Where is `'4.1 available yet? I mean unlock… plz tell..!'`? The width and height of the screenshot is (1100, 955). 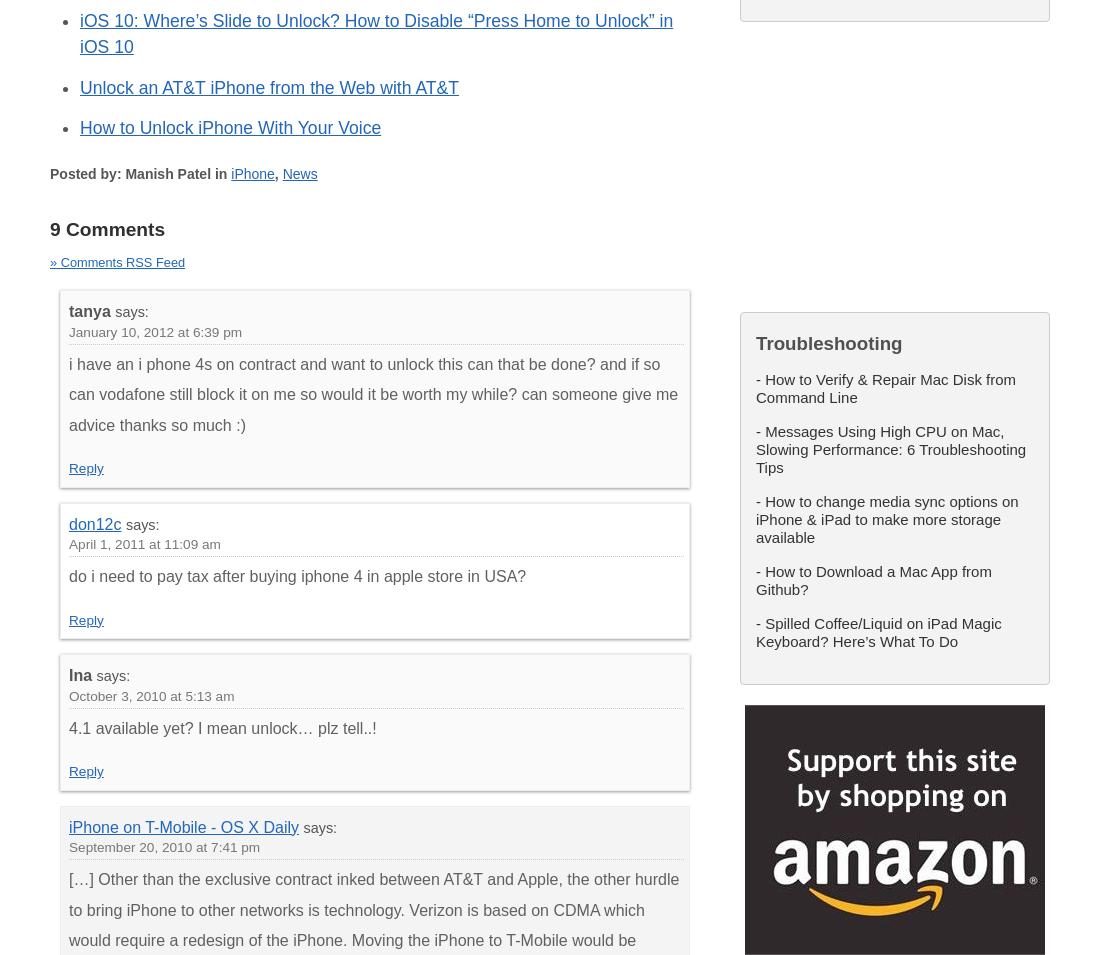
'4.1 available yet? I mean unlock… plz tell..!' is located at coordinates (222, 726).